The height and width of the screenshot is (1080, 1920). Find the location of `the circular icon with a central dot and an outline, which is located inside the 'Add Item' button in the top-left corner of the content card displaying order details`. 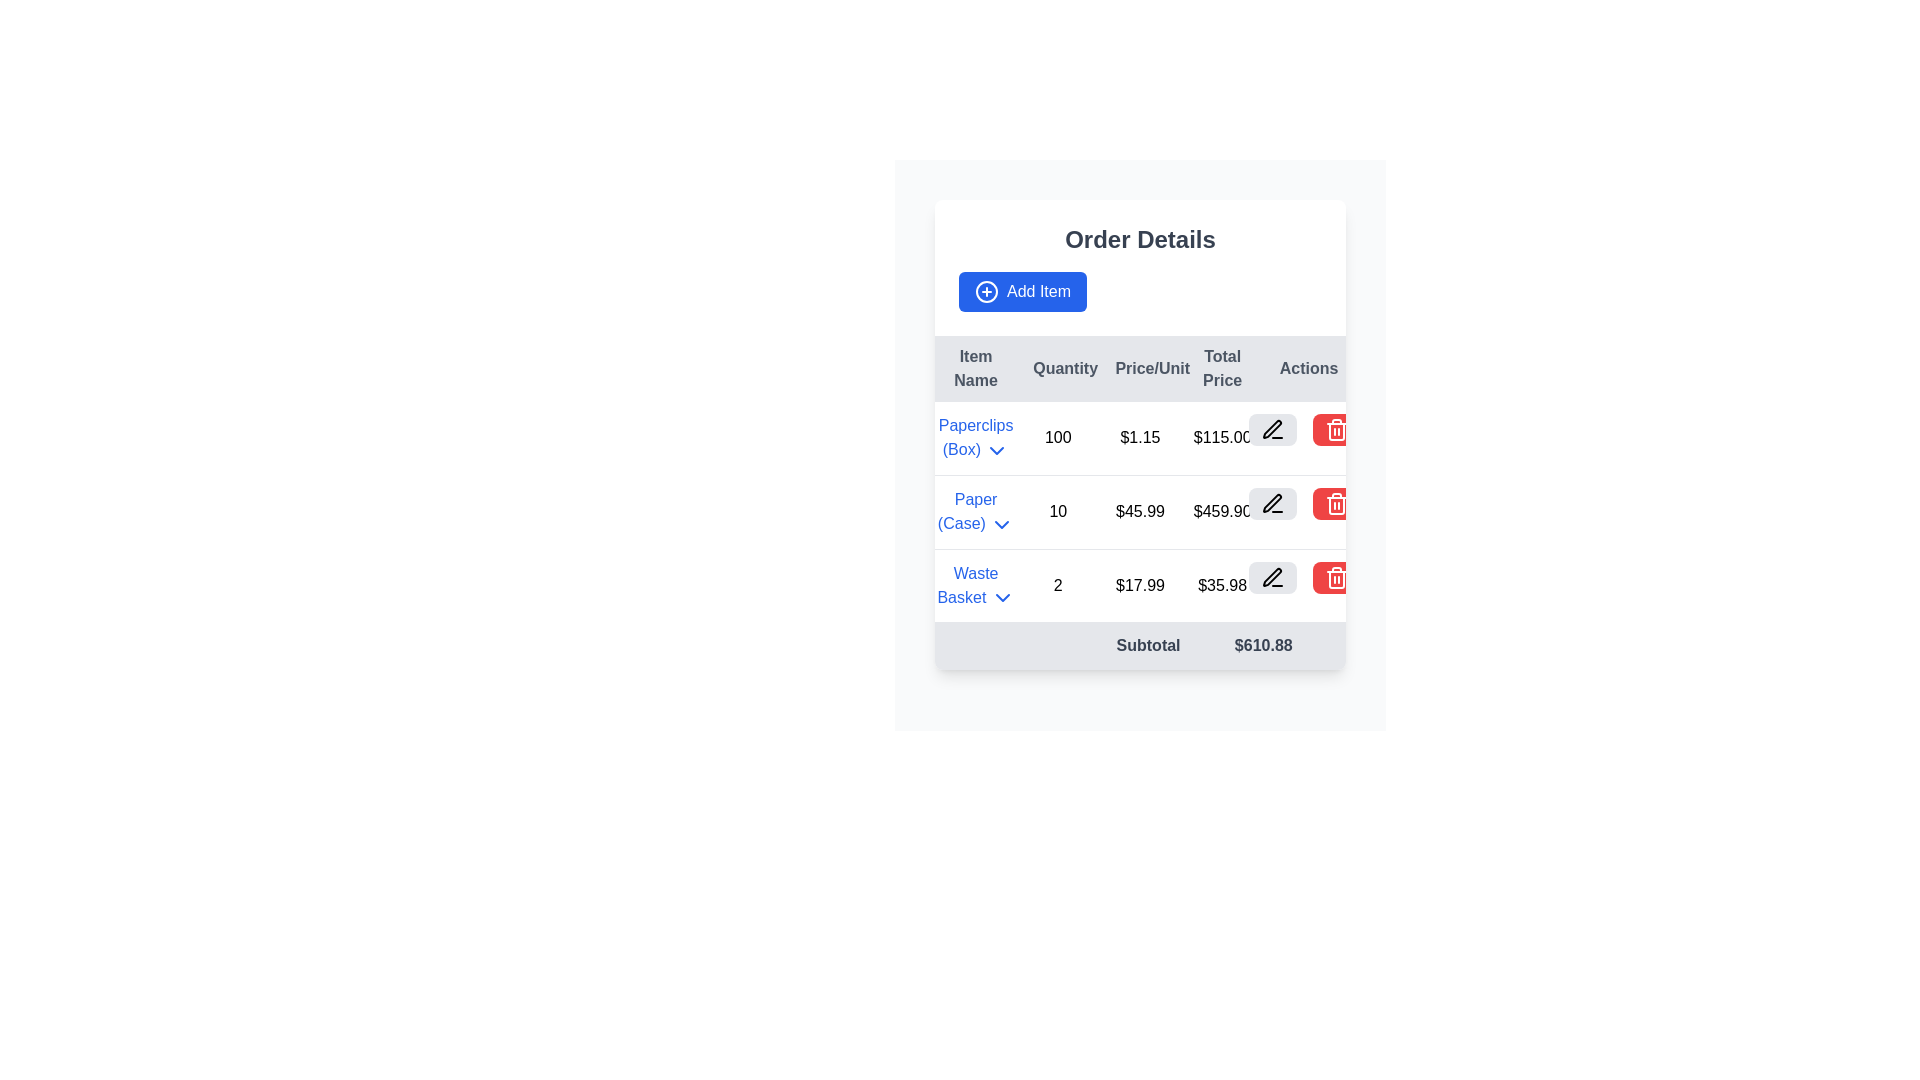

the circular icon with a central dot and an outline, which is located inside the 'Add Item' button in the top-left corner of the content card displaying order details is located at coordinates (987, 292).